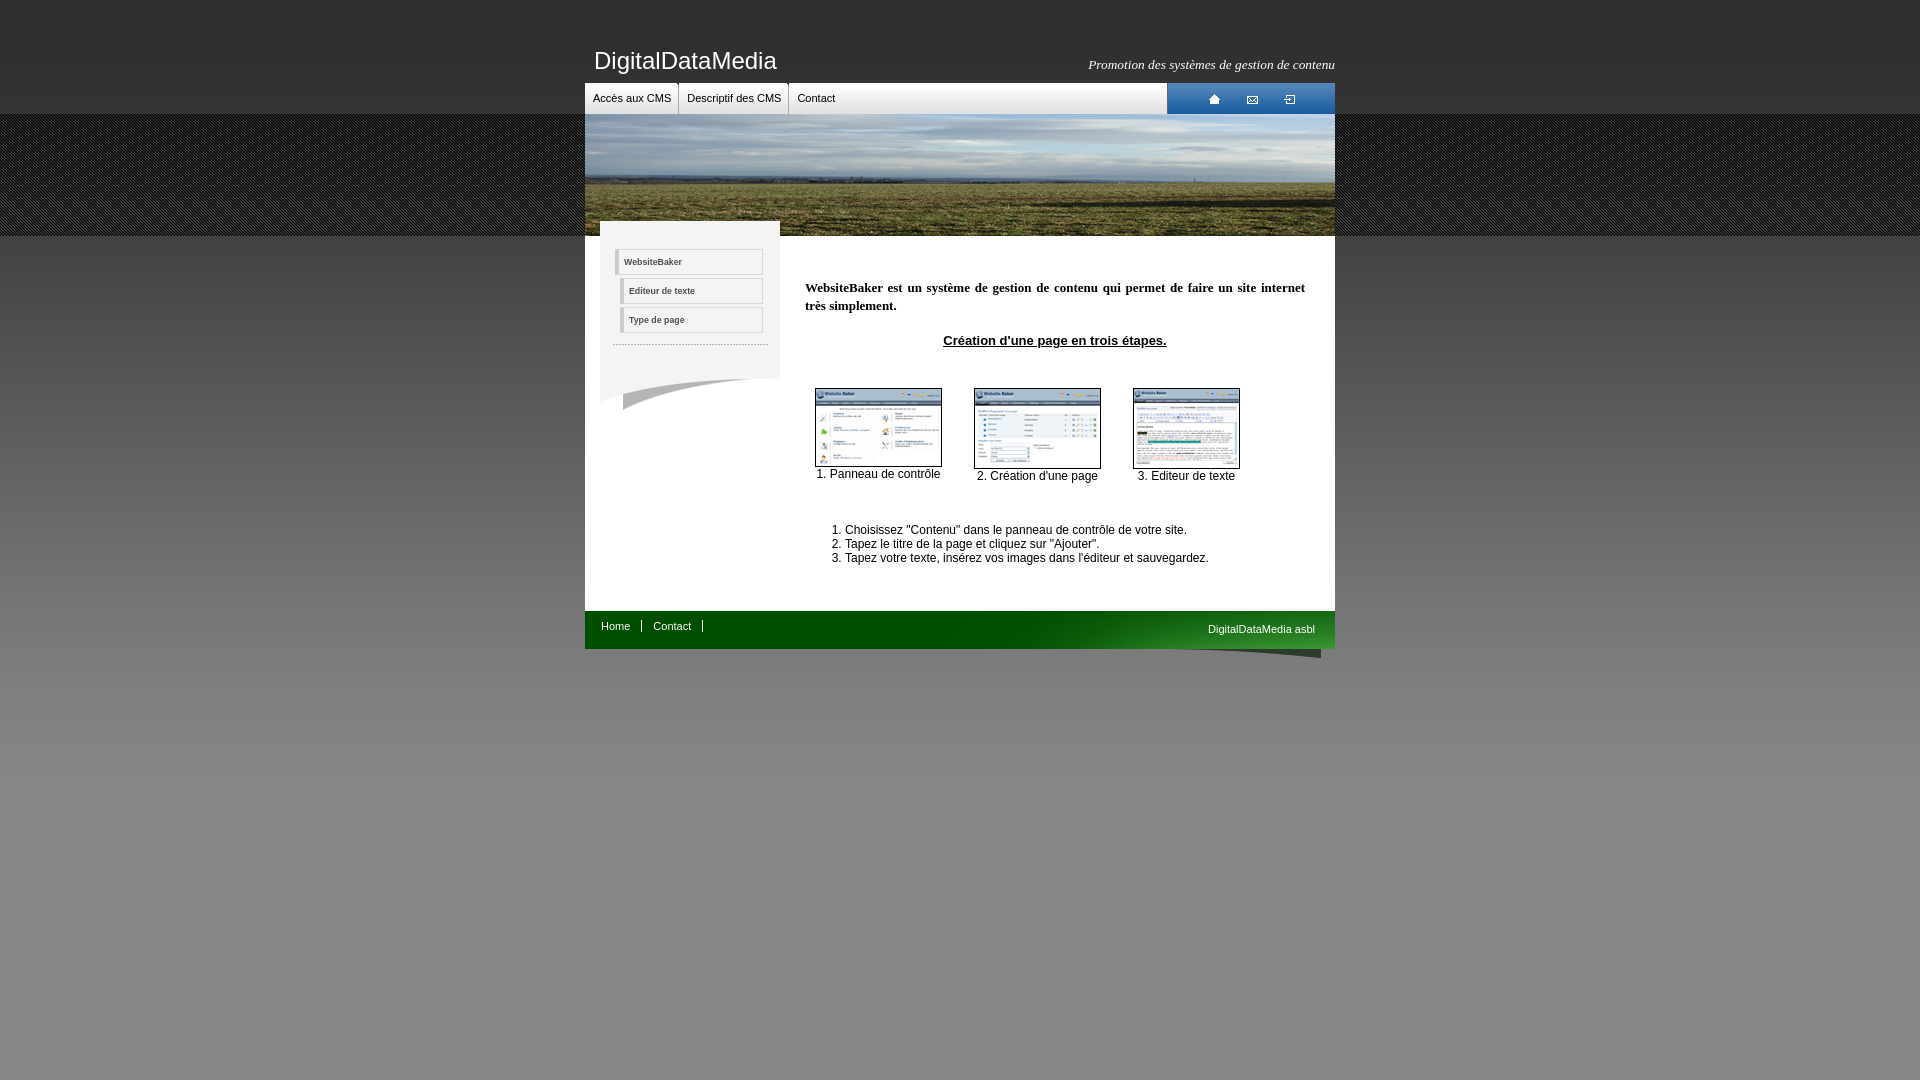 The height and width of the screenshot is (1080, 1920). I want to click on 'DigitalDataMedia', so click(685, 59).